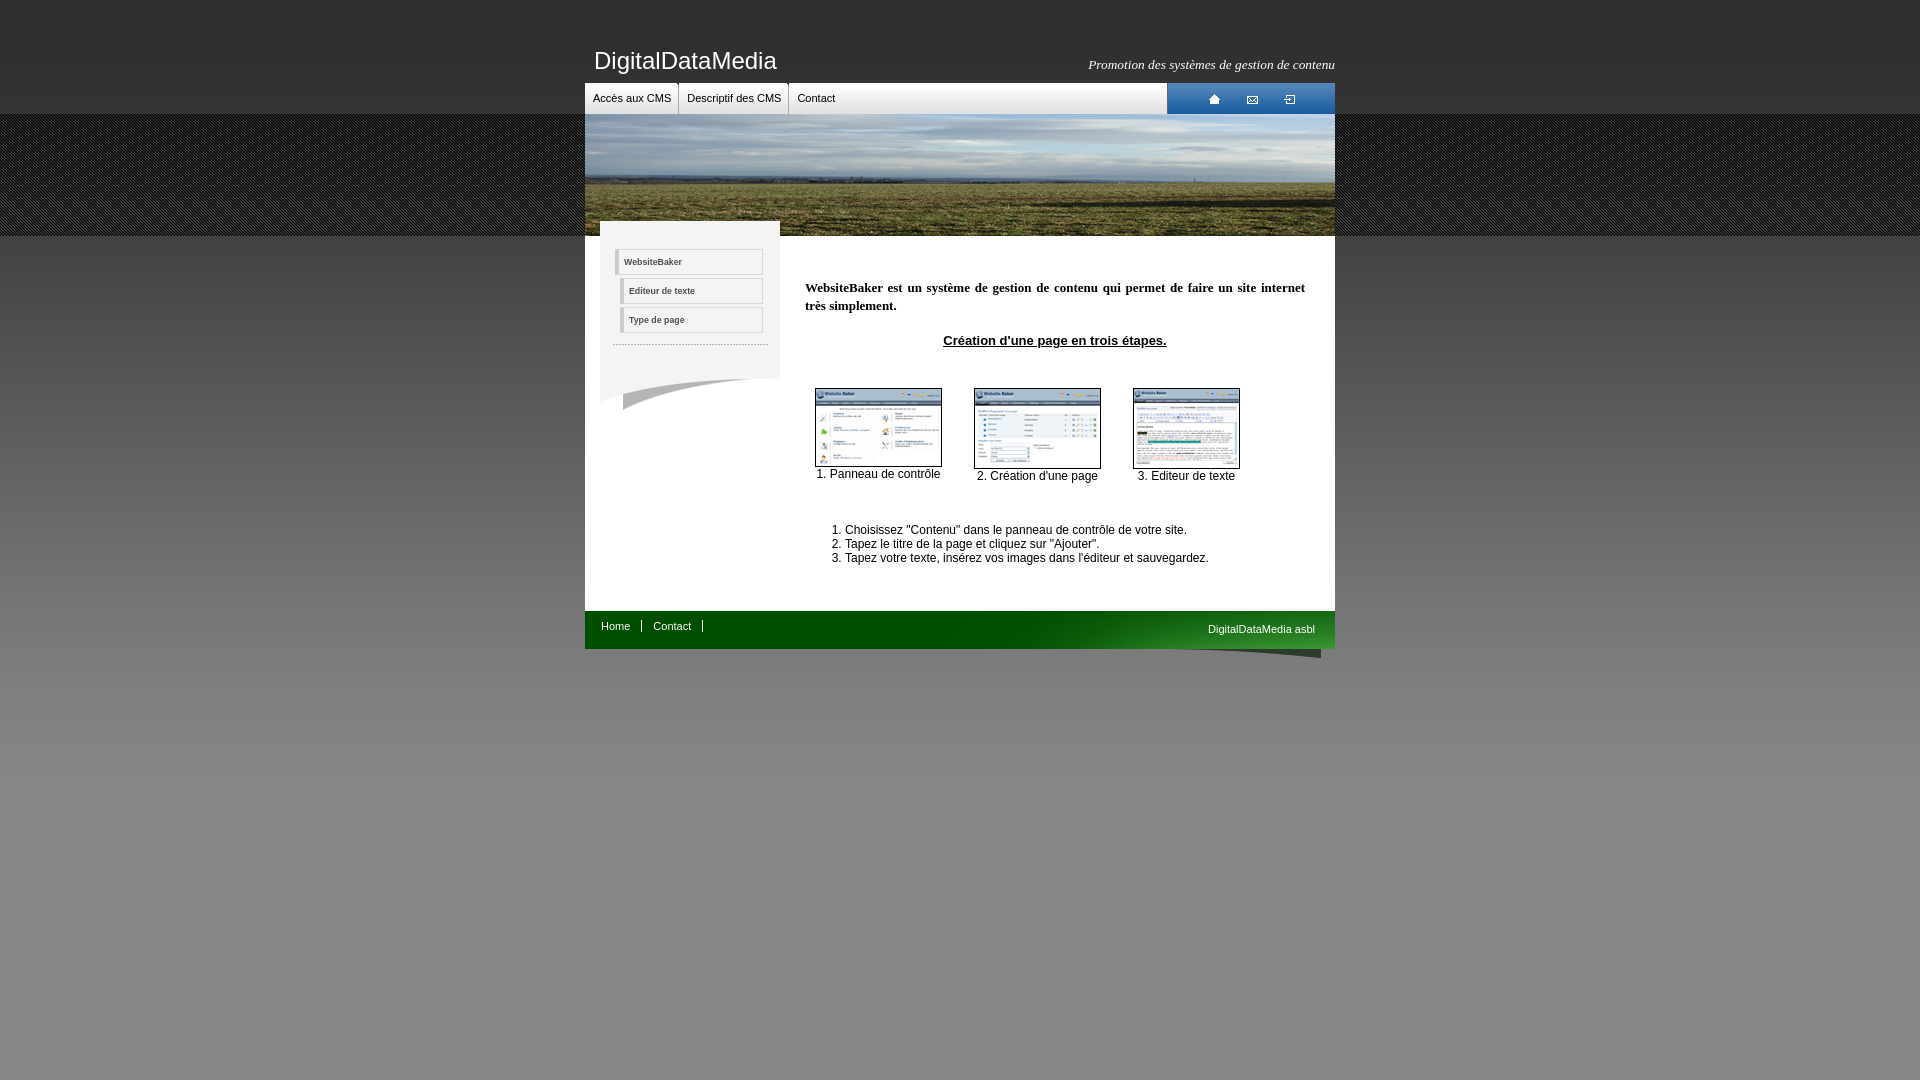 The height and width of the screenshot is (1080, 1920). I want to click on 'DigitalDataMedia', so click(685, 59).